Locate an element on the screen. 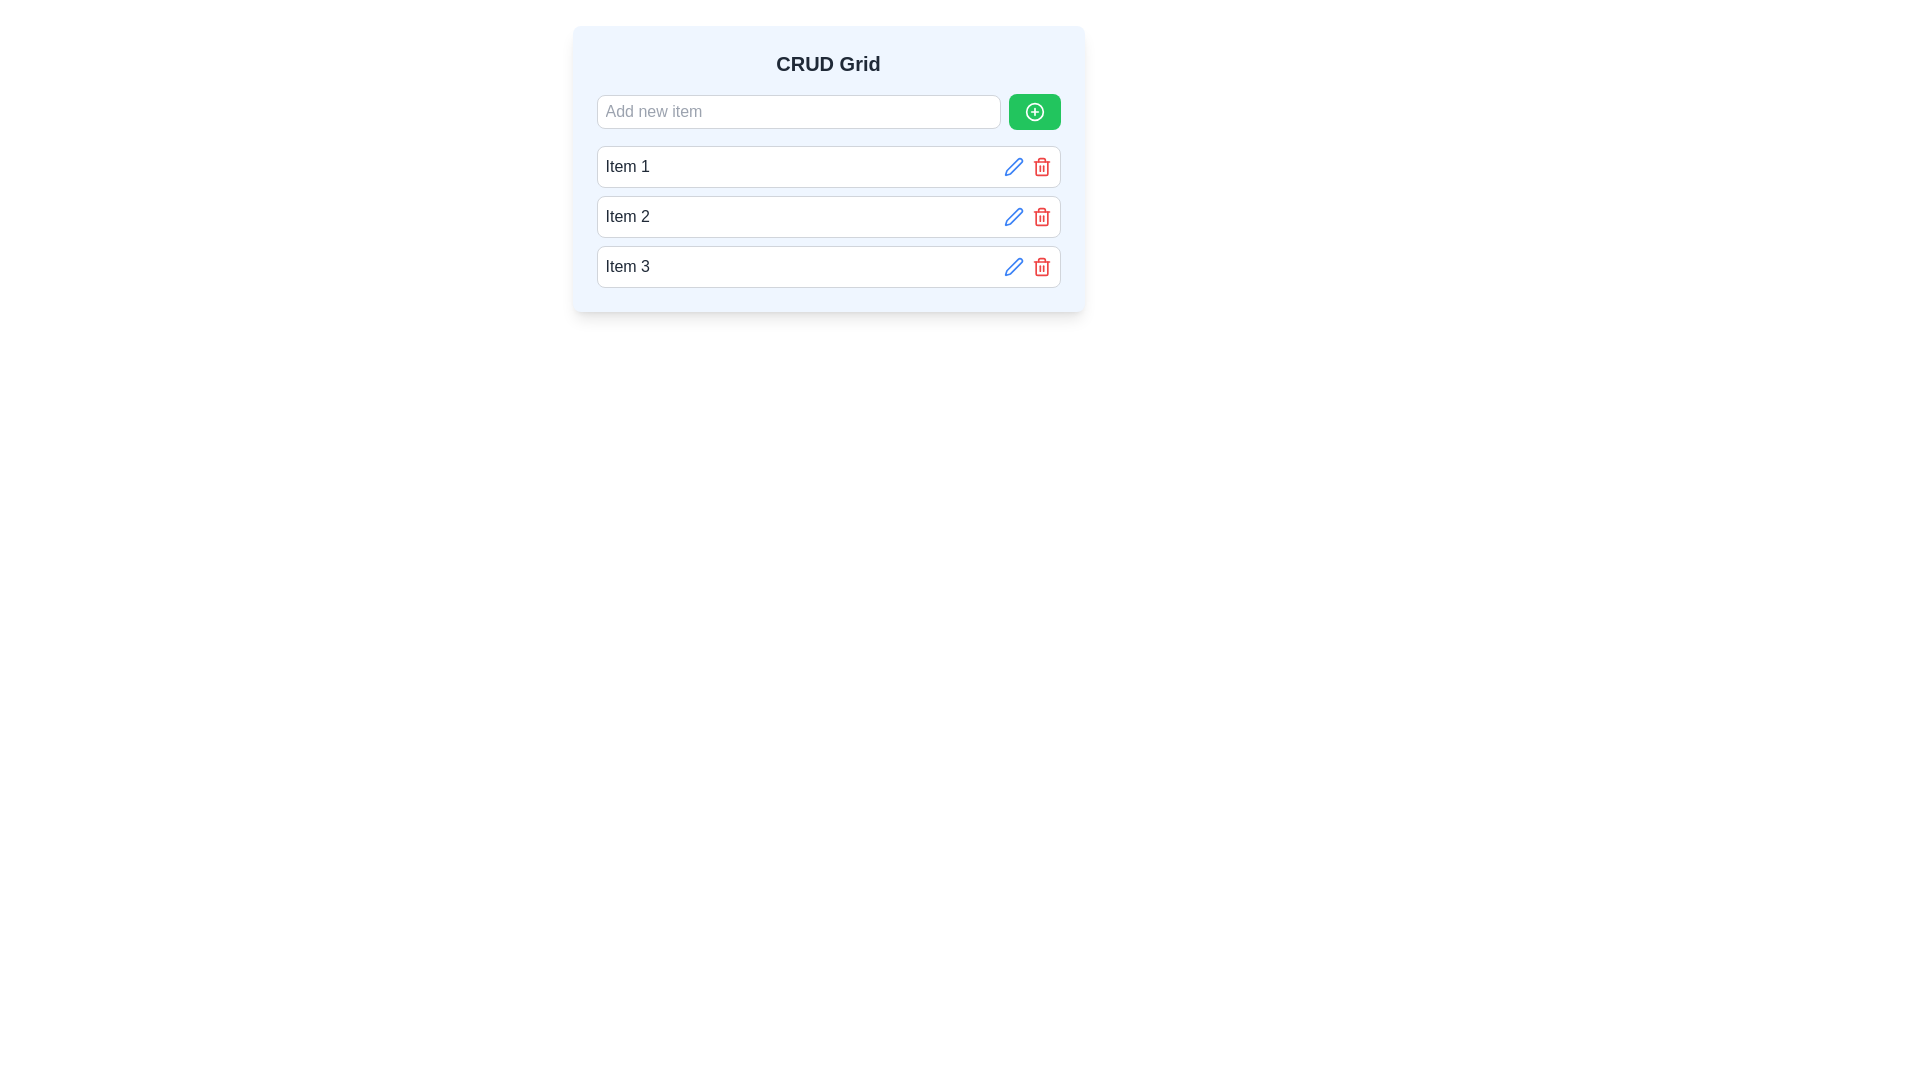 The width and height of the screenshot is (1920, 1080). the leftmost icon button representing a pen to initiate edit mode is located at coordinates (1013, 165).